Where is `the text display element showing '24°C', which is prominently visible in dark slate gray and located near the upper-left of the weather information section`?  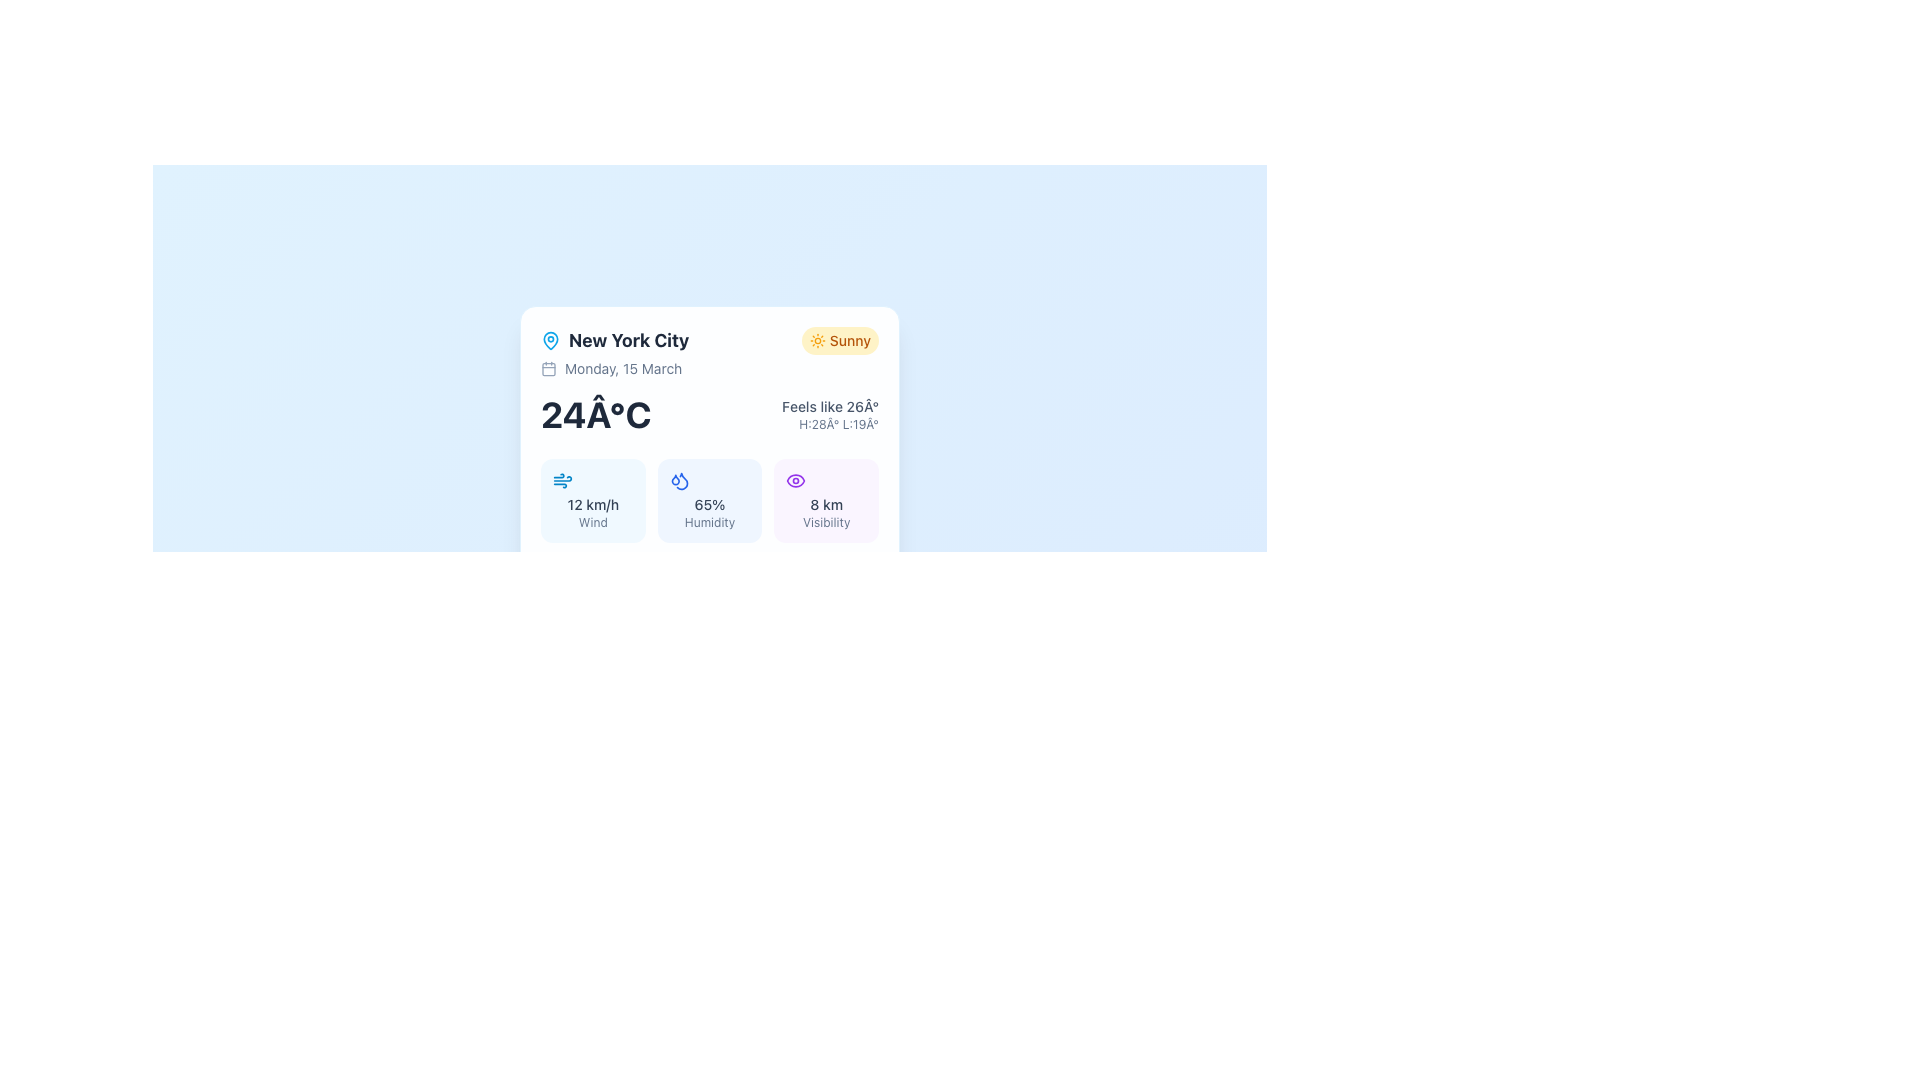
the text display element showing '24°C', which is prominently visible in dark slate gray and located near the upper-left of the weather information section is located at coordinates (595, 414).